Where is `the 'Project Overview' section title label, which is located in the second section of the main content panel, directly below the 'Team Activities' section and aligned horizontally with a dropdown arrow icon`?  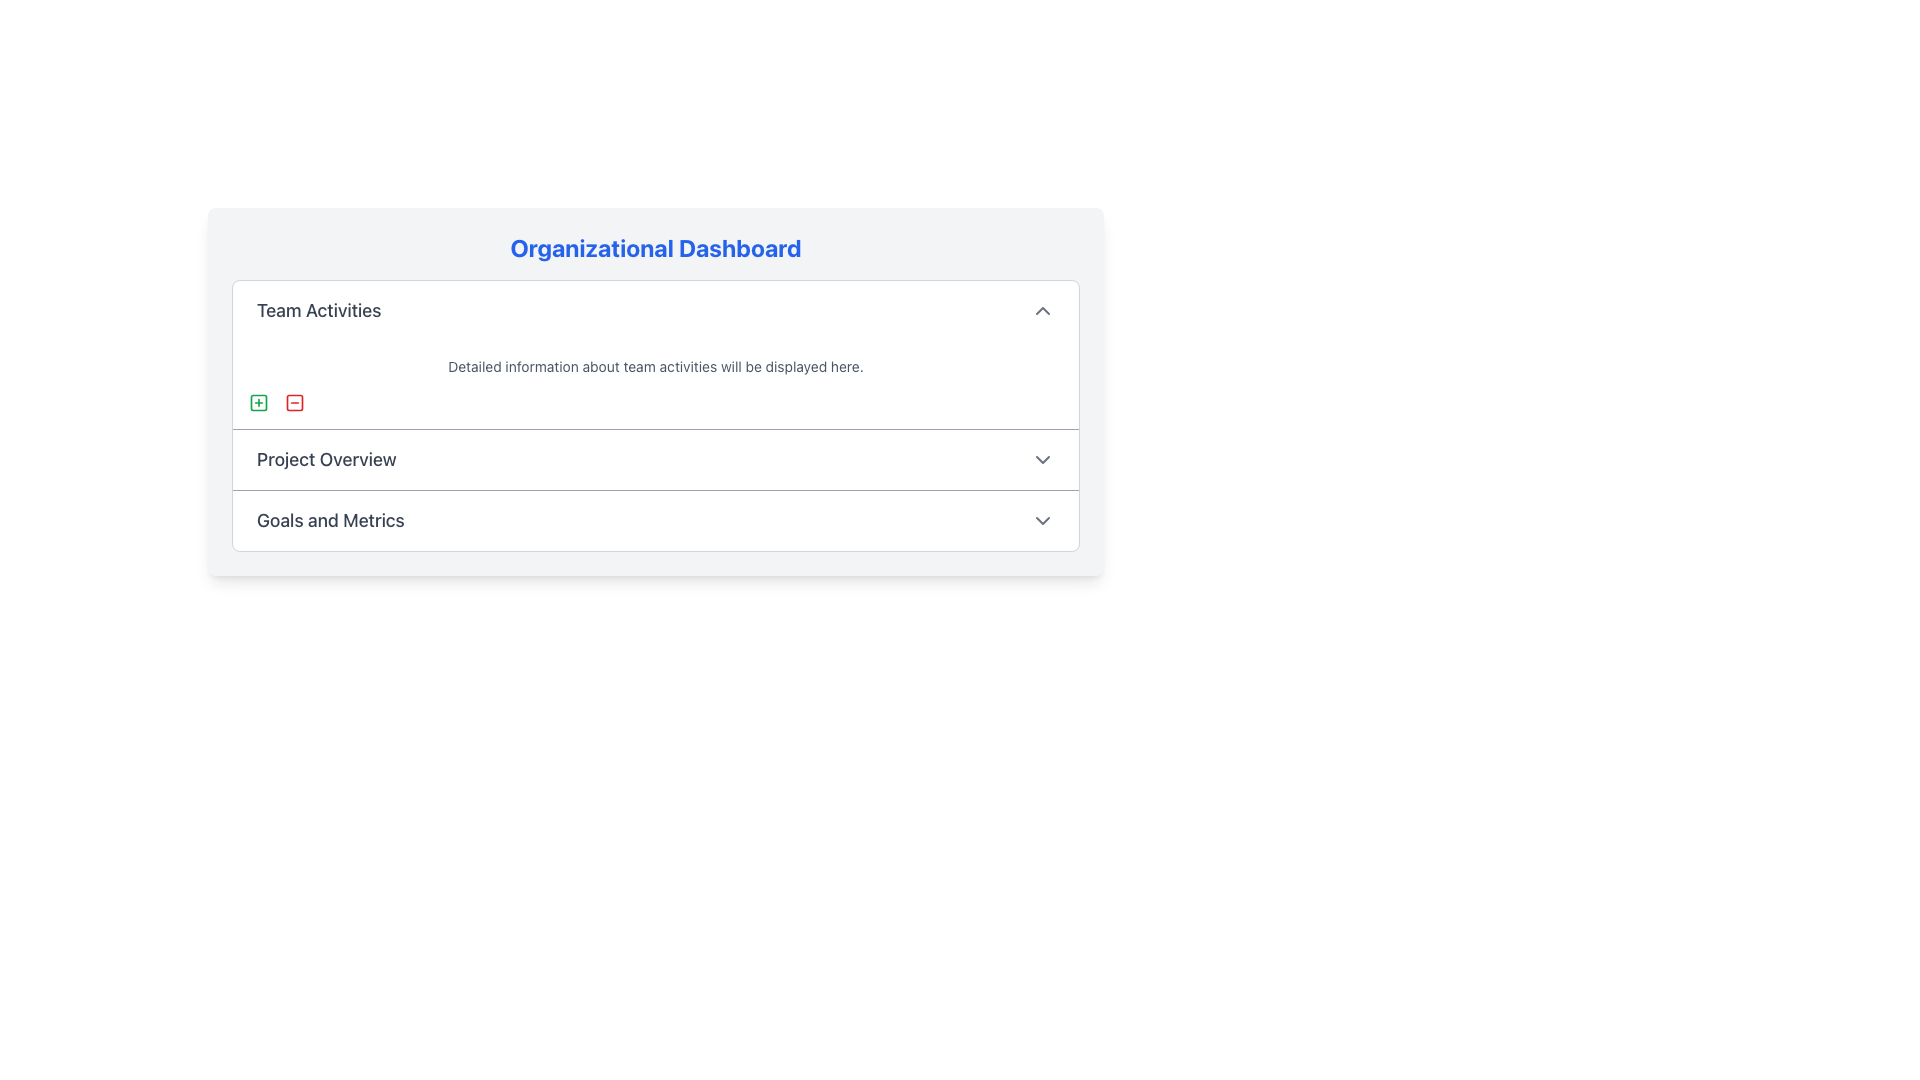
the 'Project Overview' section title label, which is located in the second section of the main content panel, directly below the 'Team Activities' section and aligned horizontally with a dropdown arrow icon is located at coordinates (326, 459).